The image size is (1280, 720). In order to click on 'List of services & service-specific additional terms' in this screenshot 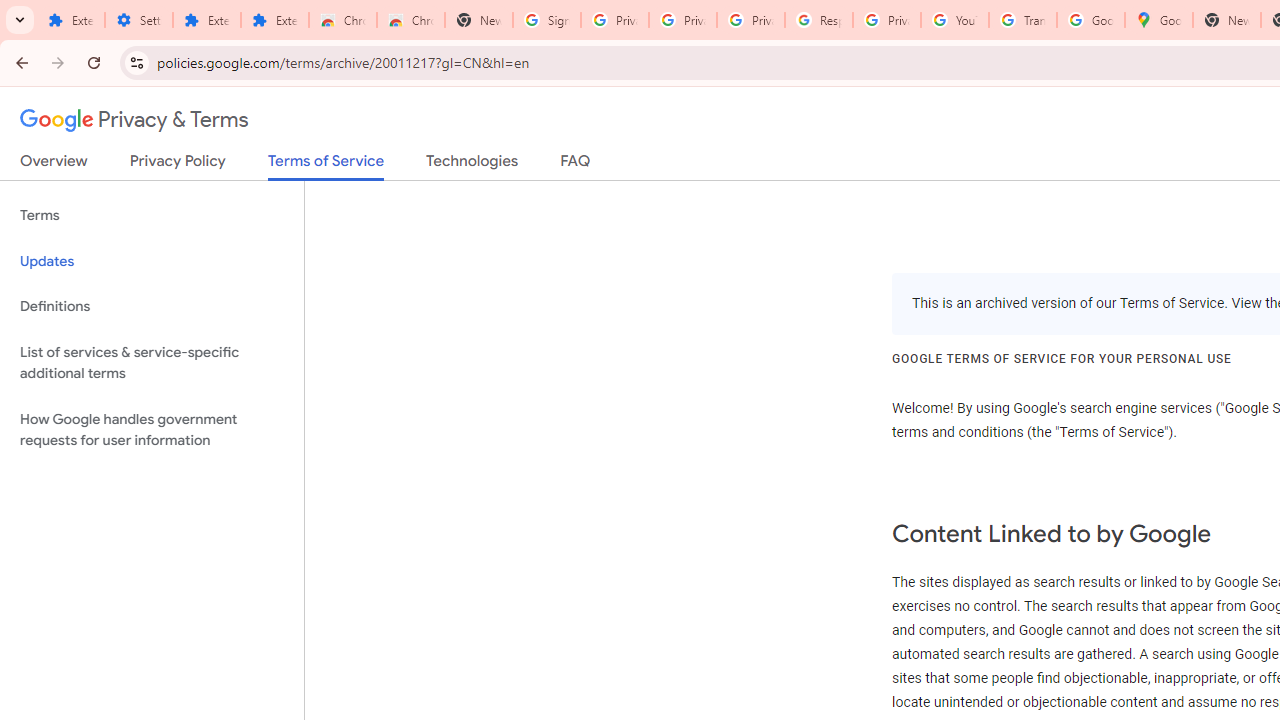, I will do `click(151, 362)`.